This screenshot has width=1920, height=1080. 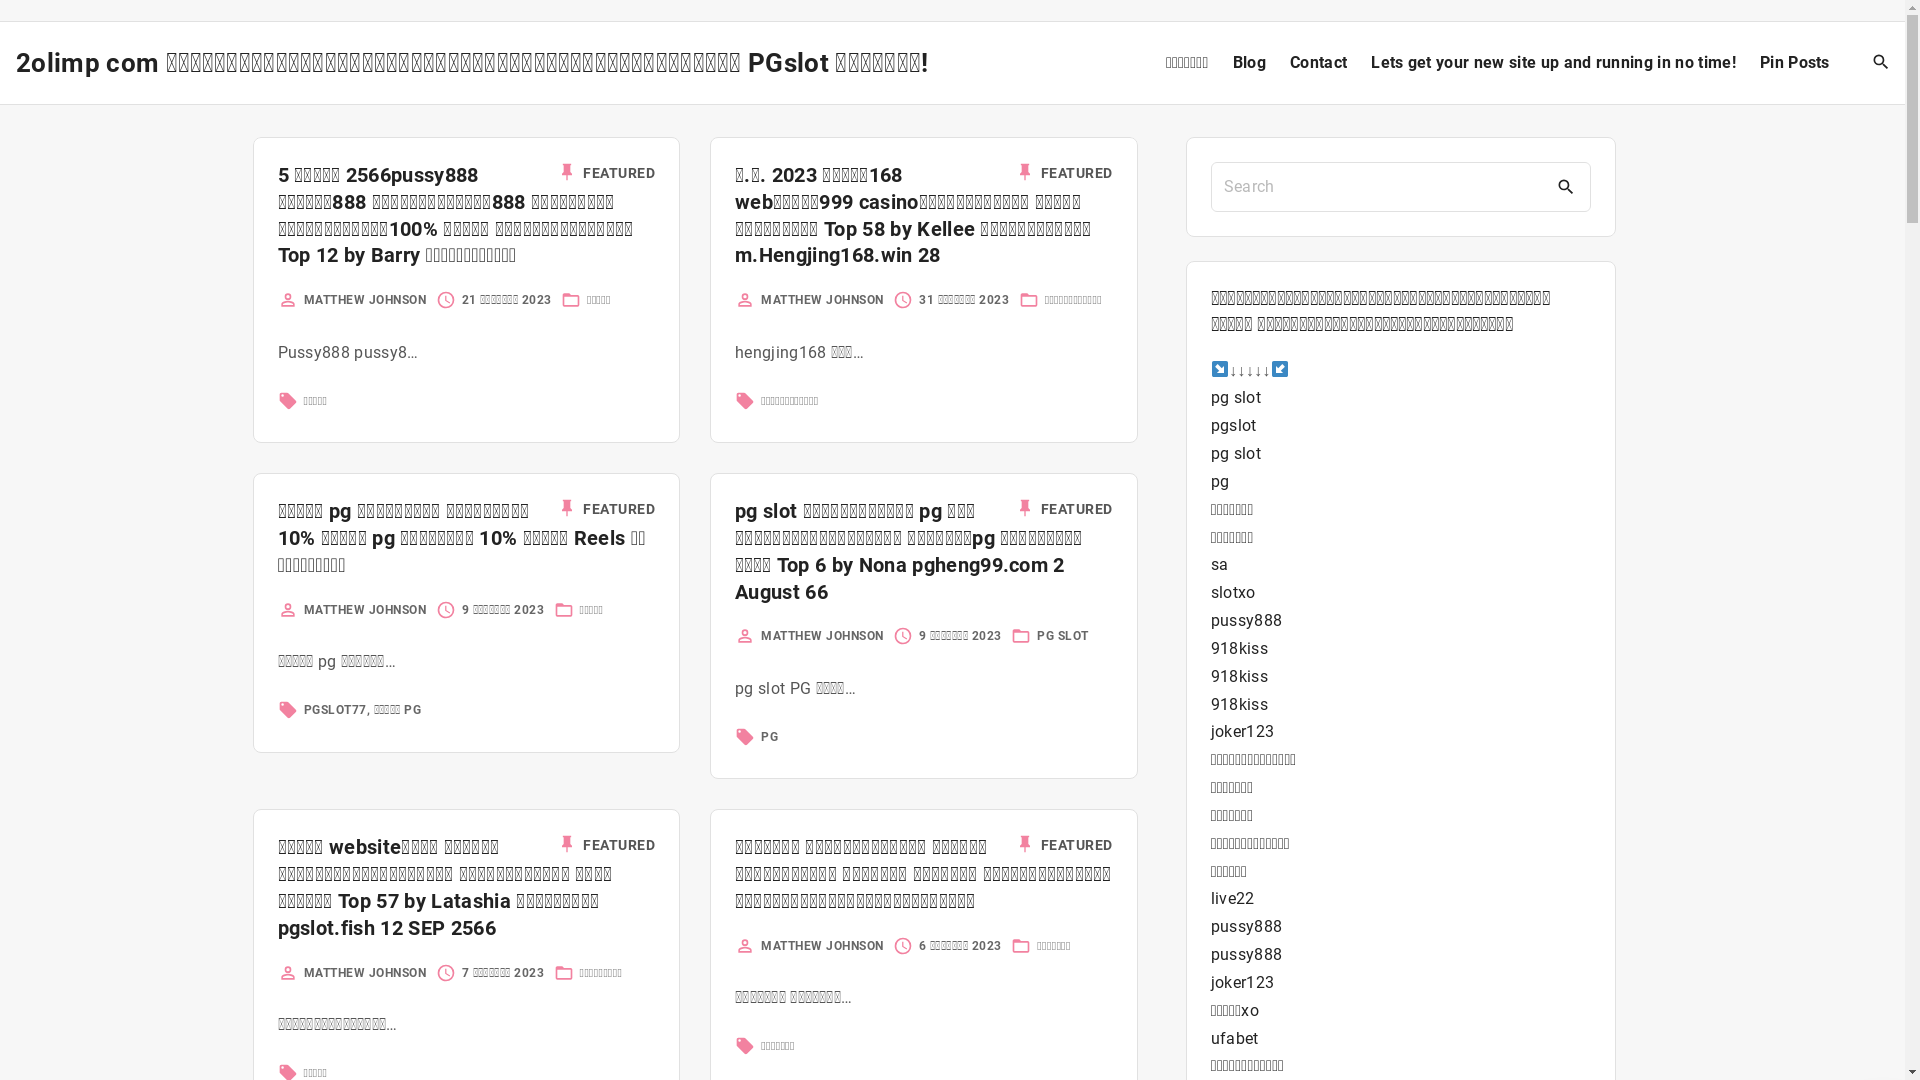 I want to click on 'pussy888', so click(x=1246, y=953).